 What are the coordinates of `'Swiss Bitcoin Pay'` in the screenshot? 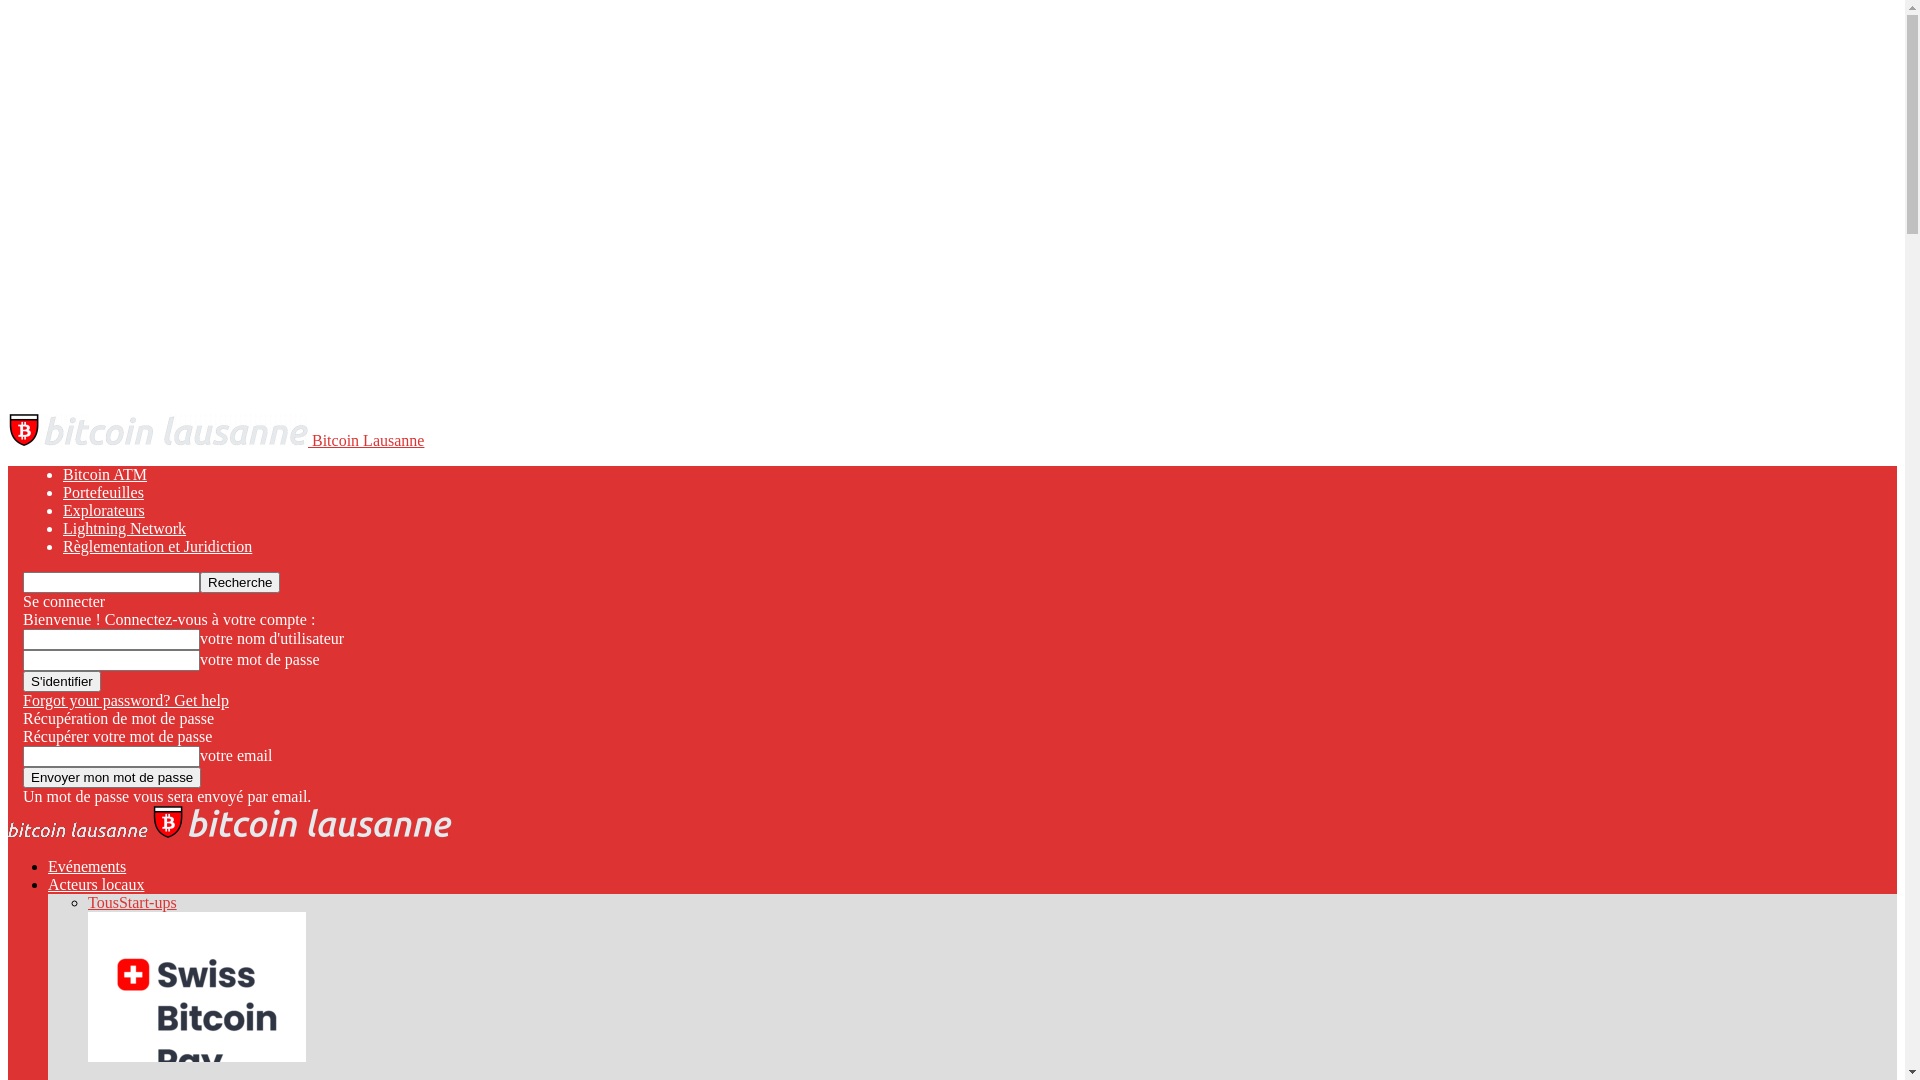 It's located at (196, 1055).